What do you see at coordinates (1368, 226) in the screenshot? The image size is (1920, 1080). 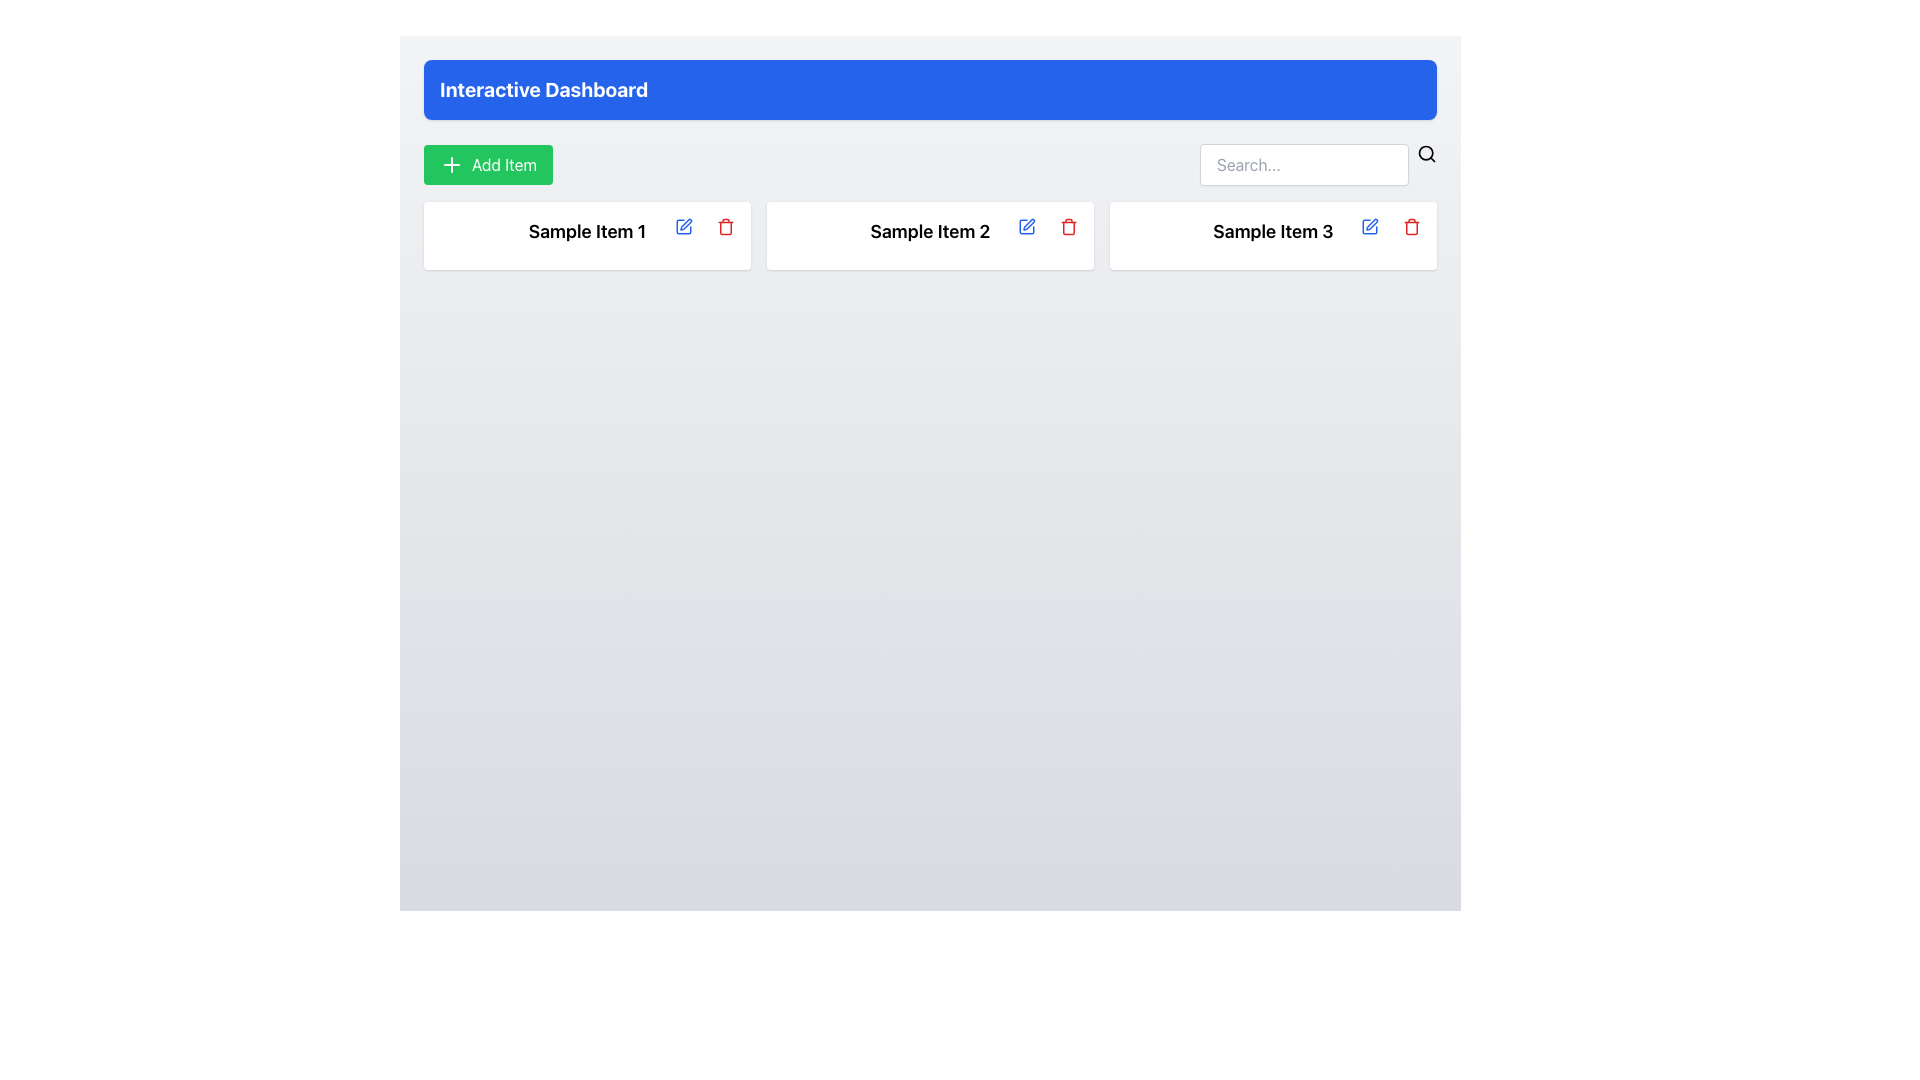 I see `the edit icon button for 'Sample Item 3'` at bounding box center [1368, 226].